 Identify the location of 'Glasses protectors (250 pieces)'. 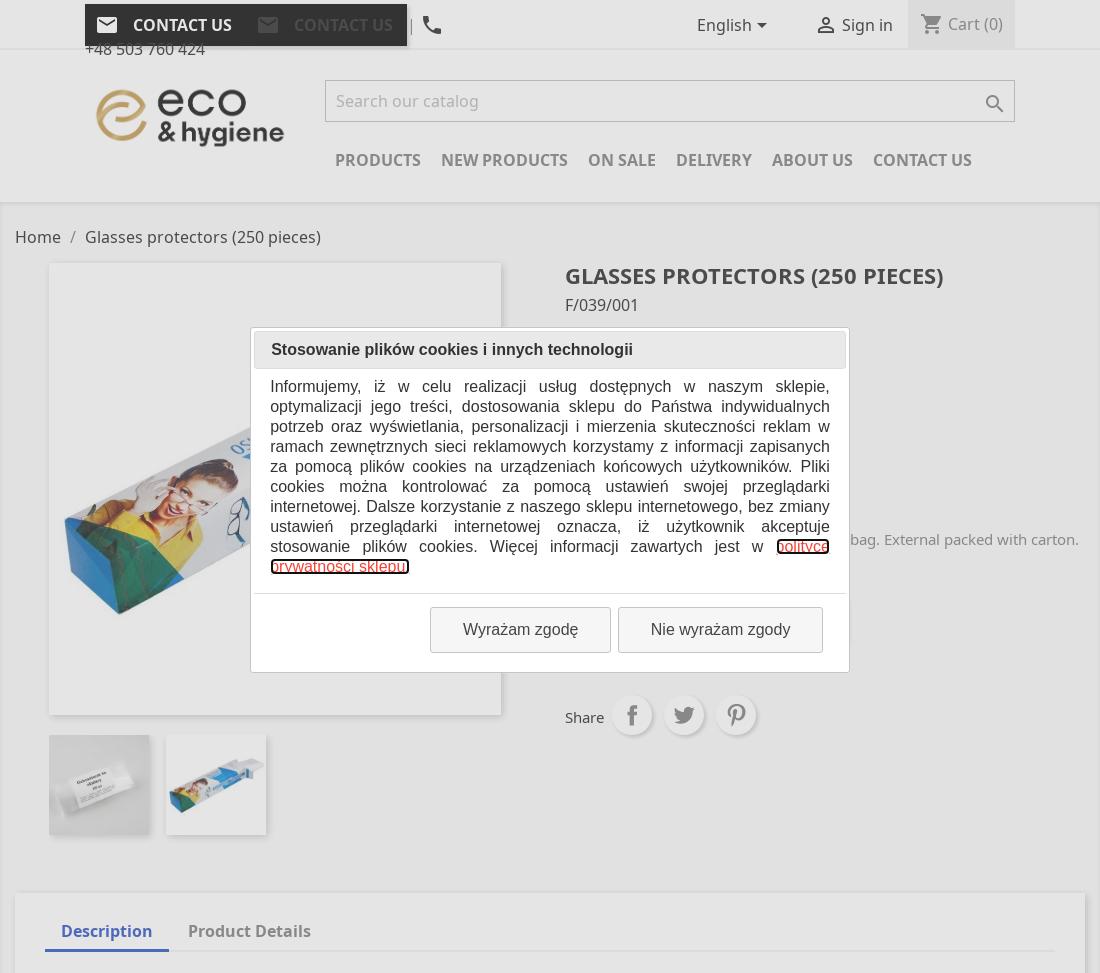
(672, 418).